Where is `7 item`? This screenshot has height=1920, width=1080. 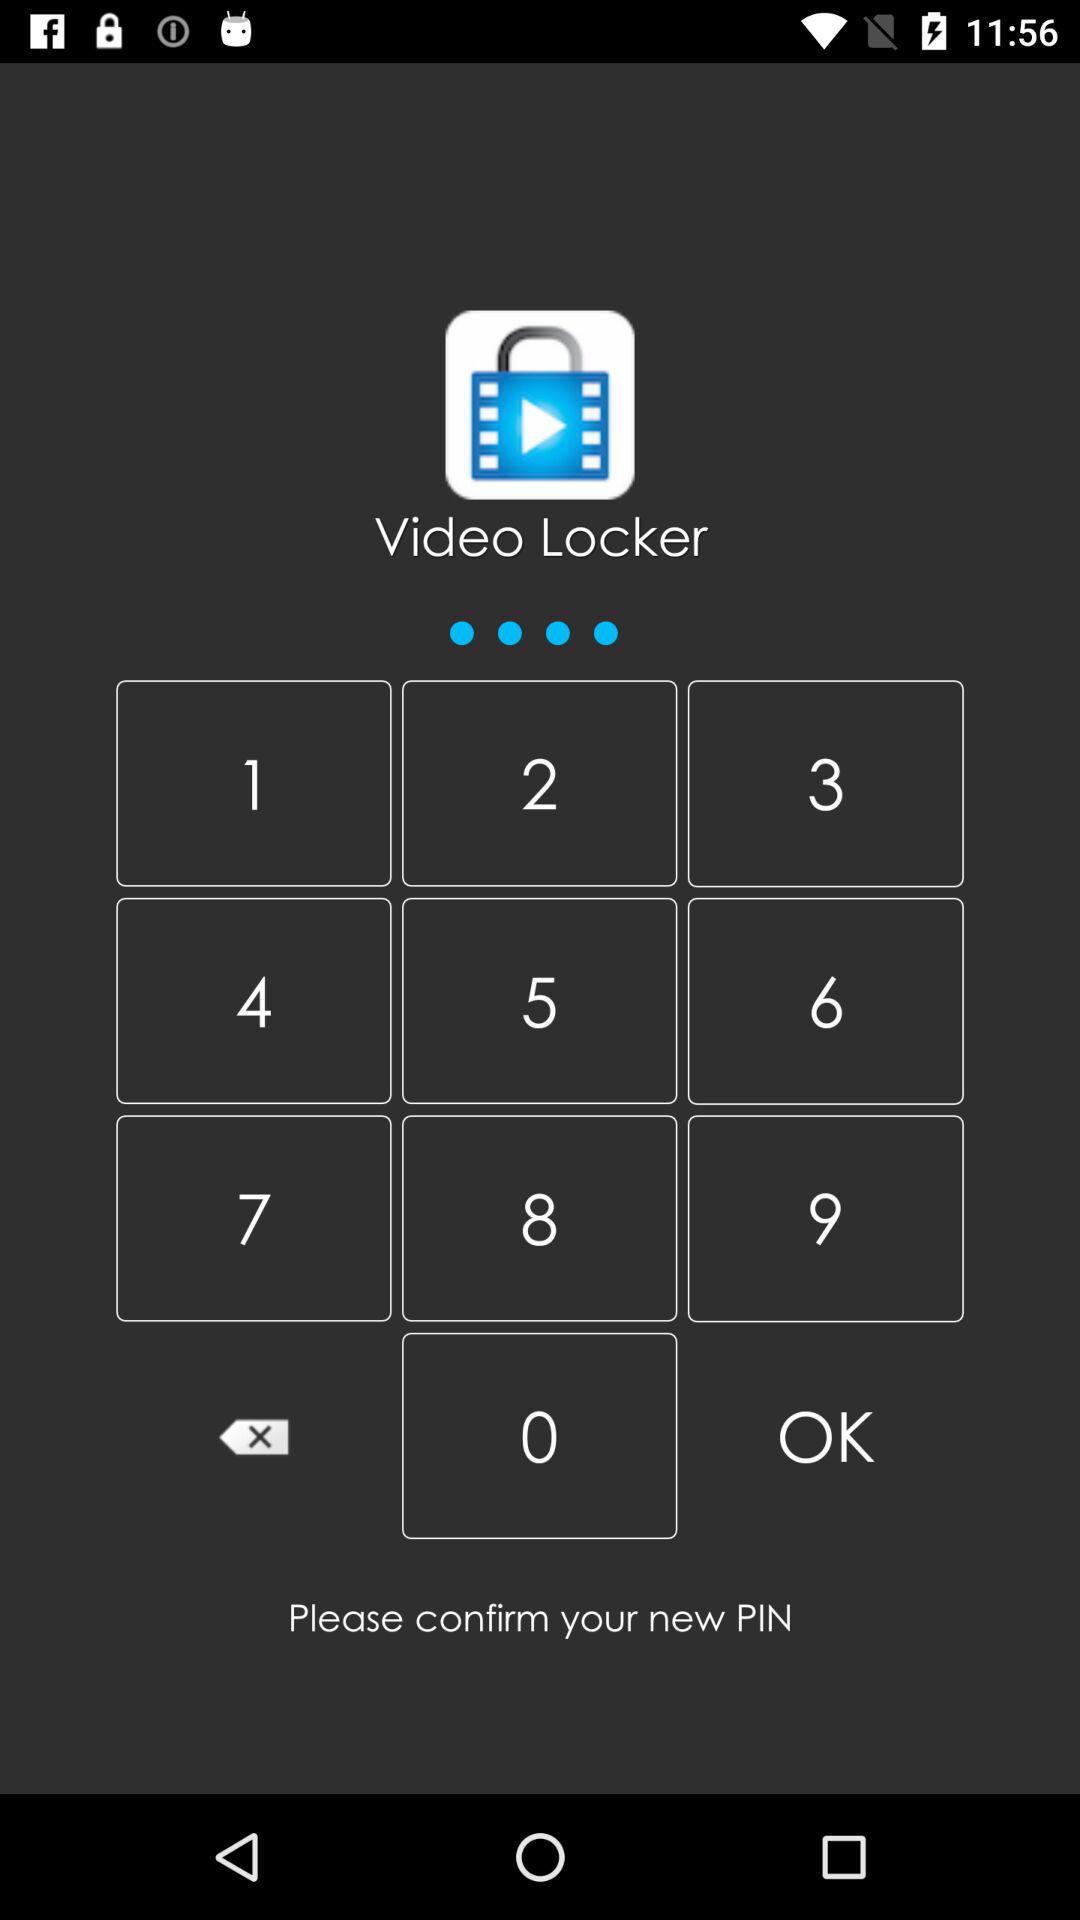 7 item is located at coordinates (252, 1217).